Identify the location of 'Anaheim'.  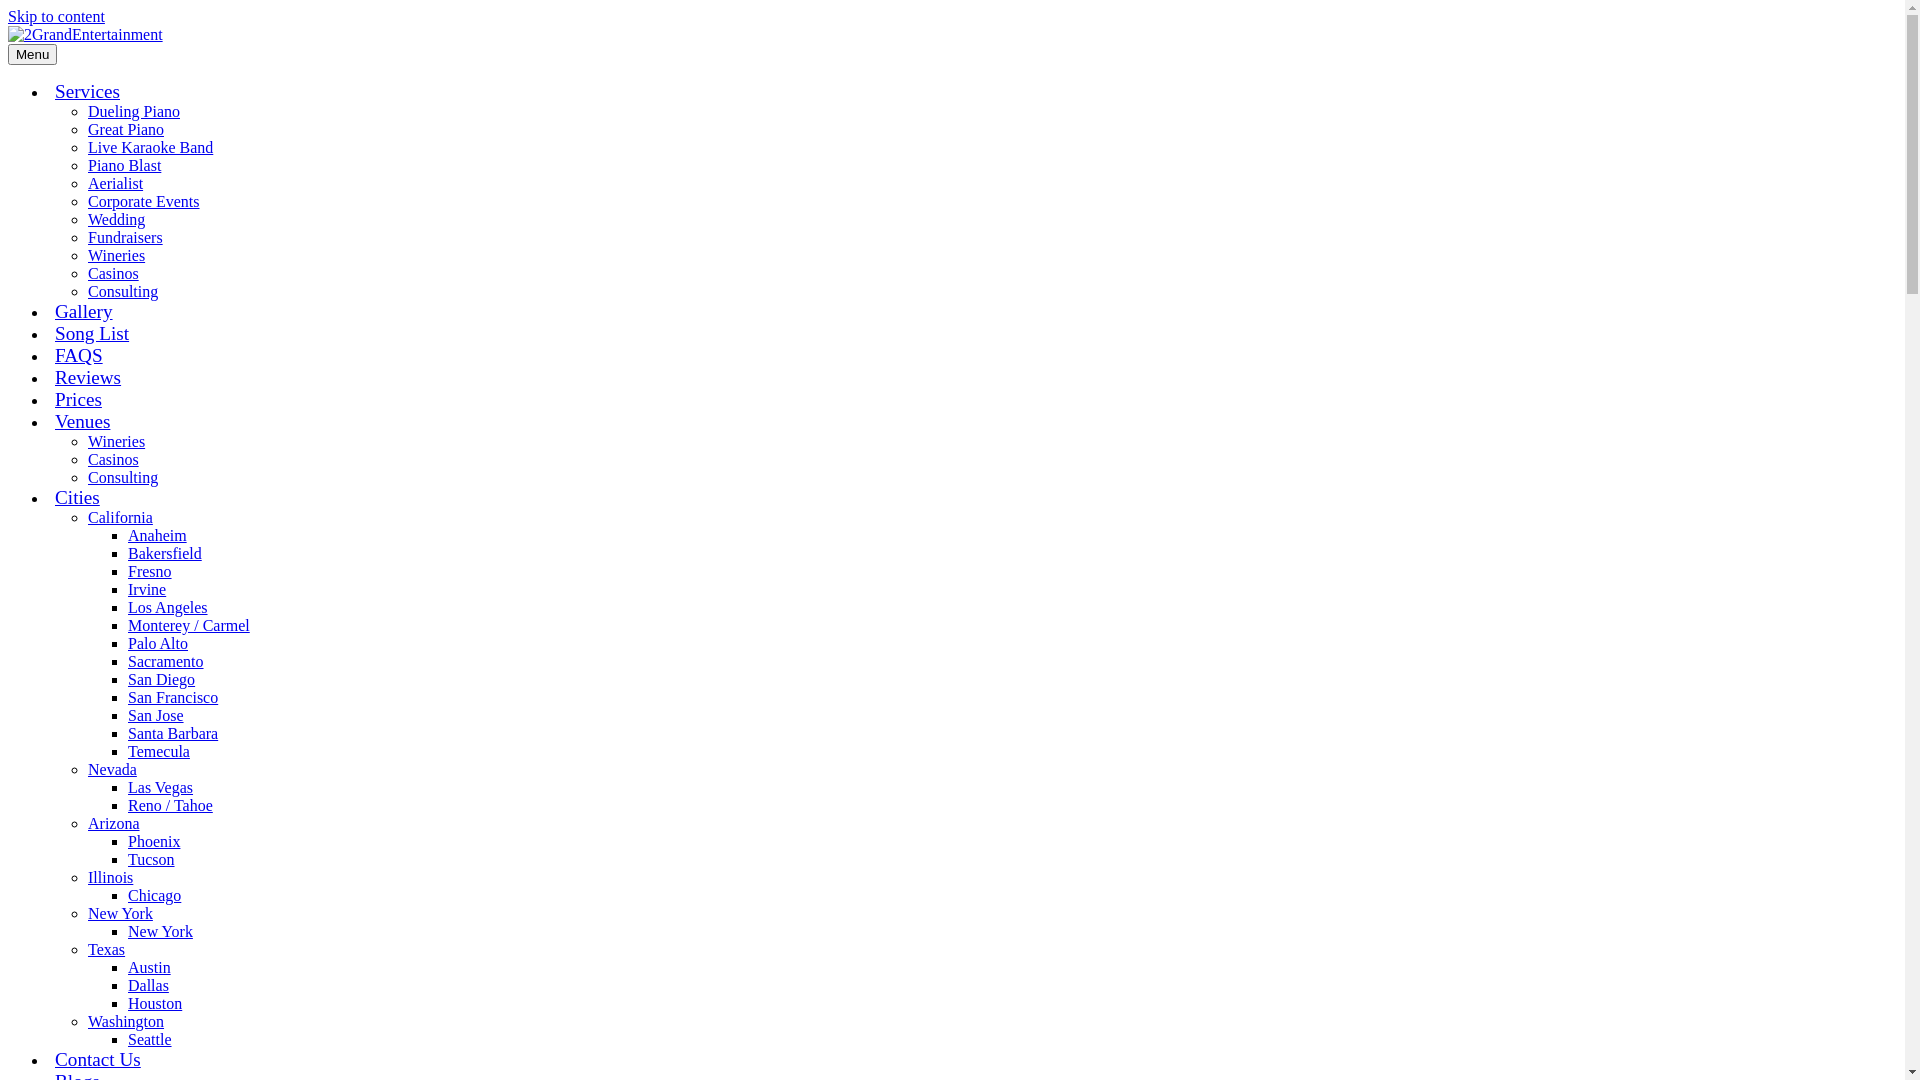
(156, 534).